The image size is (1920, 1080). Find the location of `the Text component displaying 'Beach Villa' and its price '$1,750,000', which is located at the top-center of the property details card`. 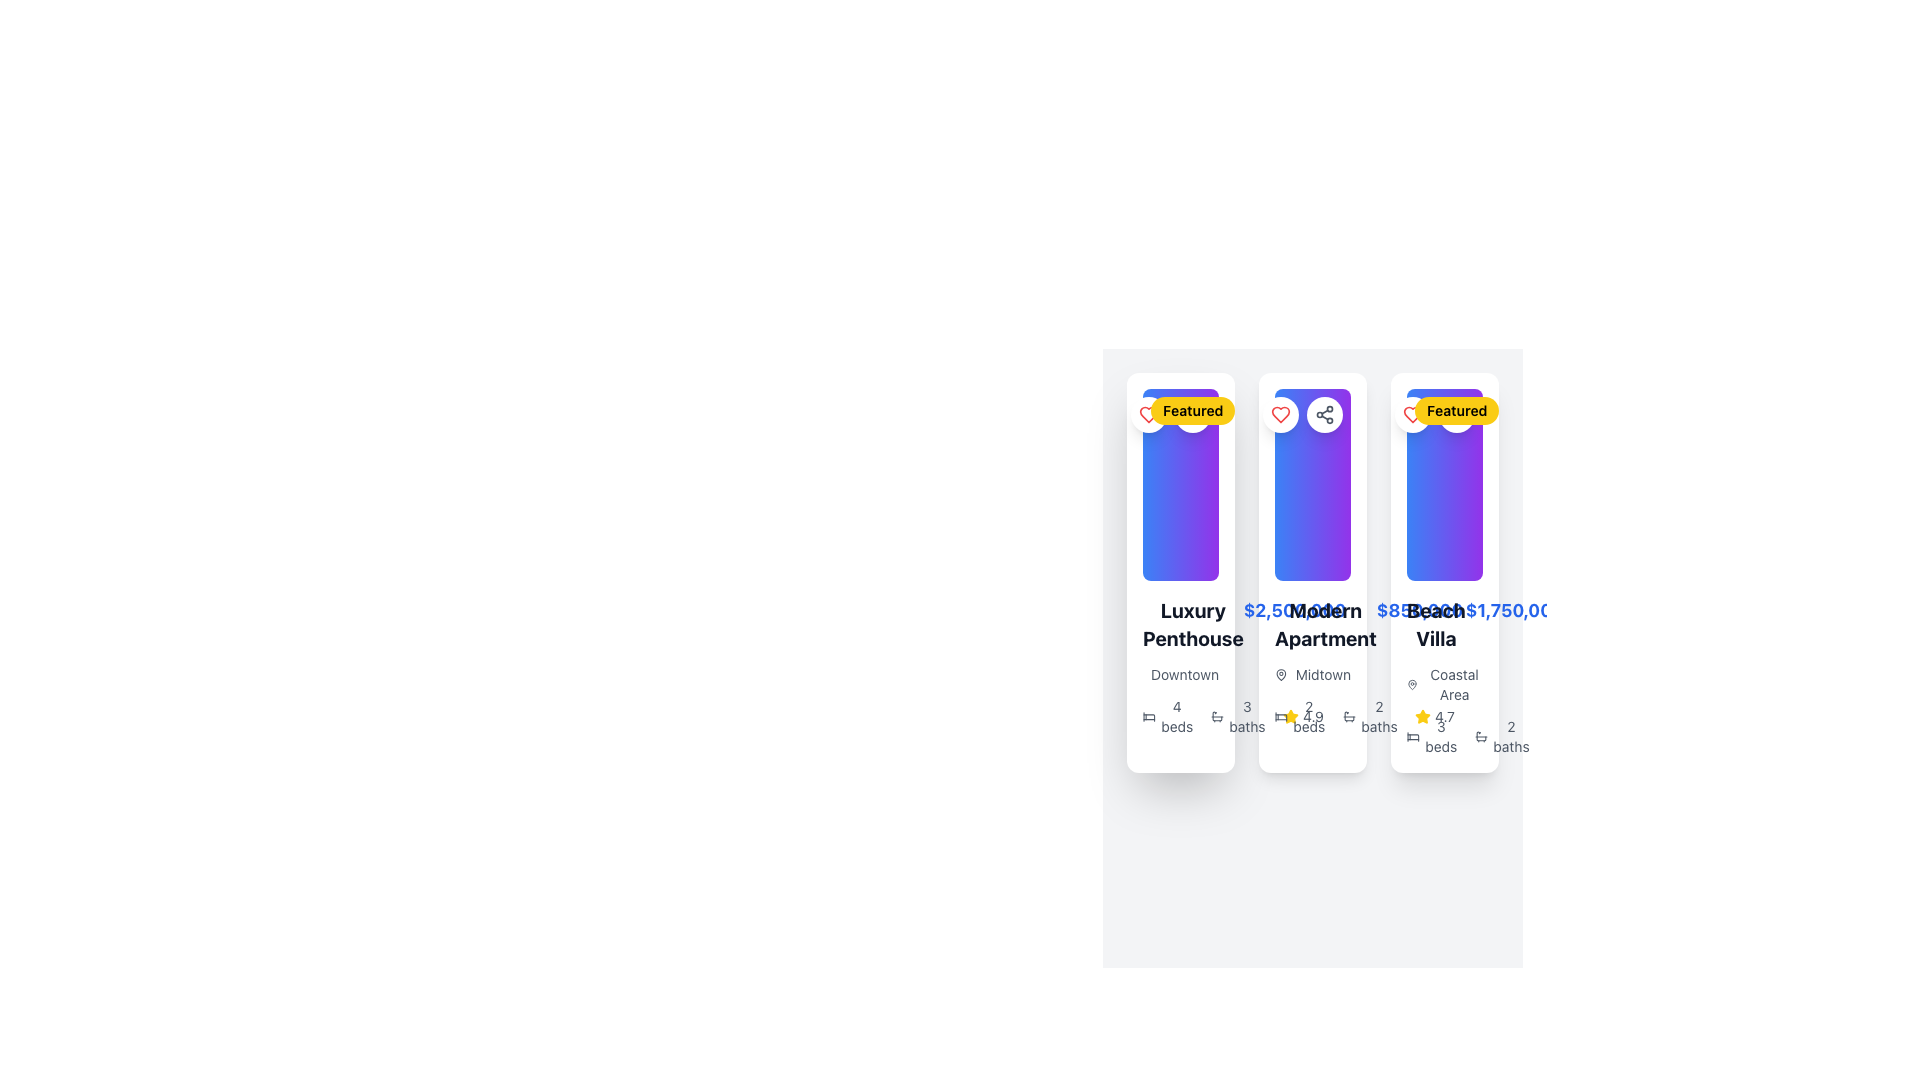

the Text component displaying 'Beach Villa' and its price '$1,750,000', which is located at the top-center of the property details card is located at coordinates (1444, 623).